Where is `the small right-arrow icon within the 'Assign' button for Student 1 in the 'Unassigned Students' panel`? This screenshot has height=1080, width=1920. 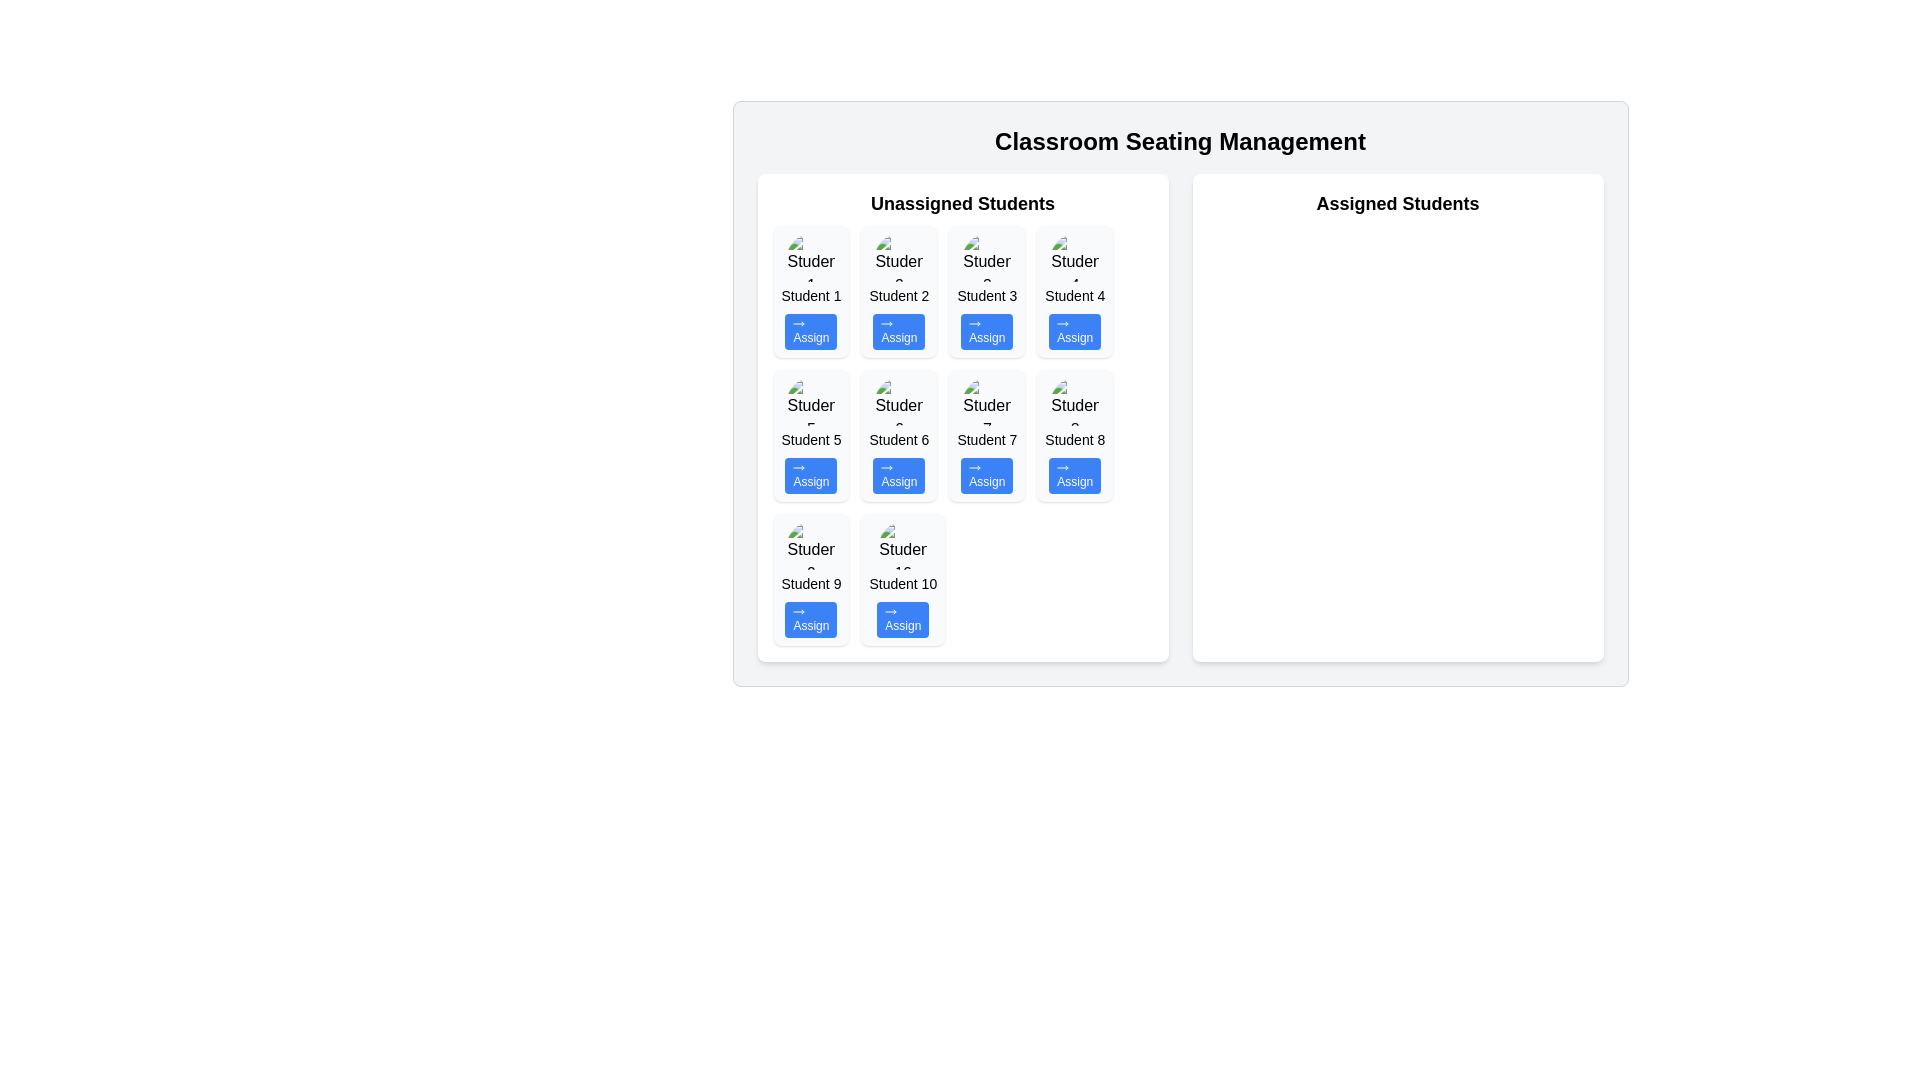 the small right-arrow icon within the 'Assign' button for Student 1 in the 'Unassigned Students' panel is located at coordinates (798, 323).